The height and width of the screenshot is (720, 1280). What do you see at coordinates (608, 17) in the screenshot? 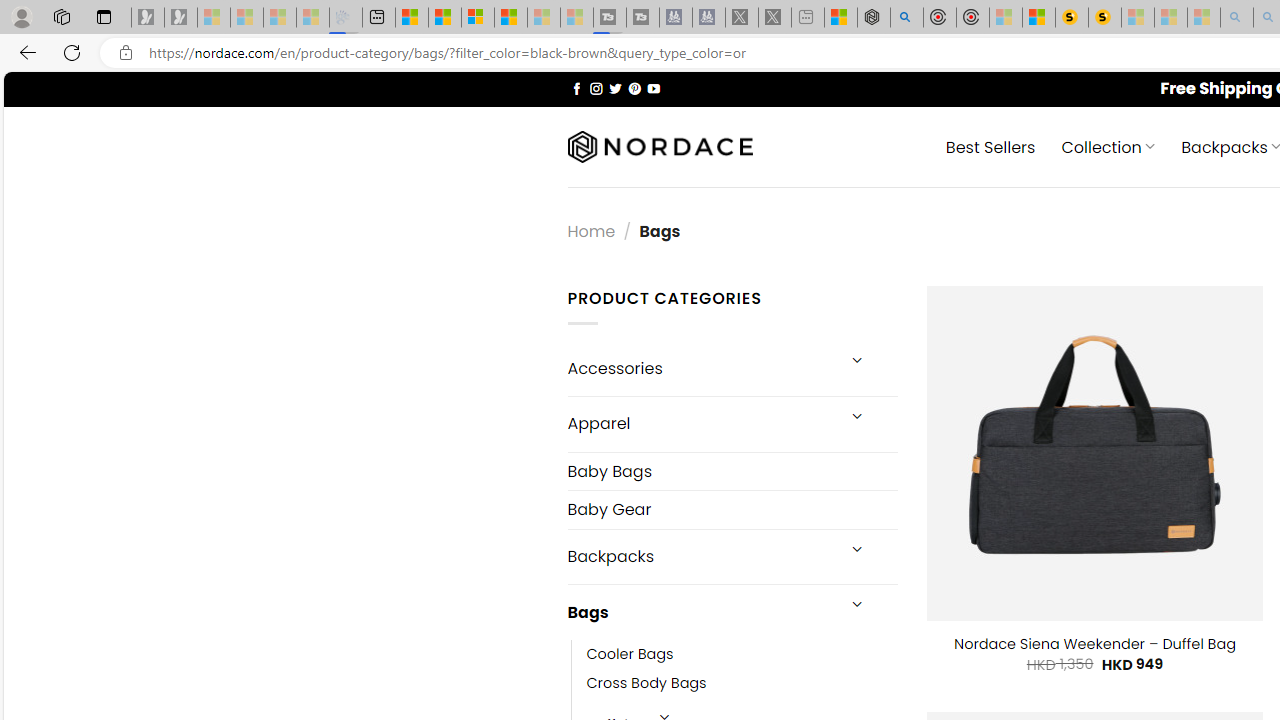
I see `'Streaming Coverage | T3 - Sleeping'` at bounding box center [608, 17].